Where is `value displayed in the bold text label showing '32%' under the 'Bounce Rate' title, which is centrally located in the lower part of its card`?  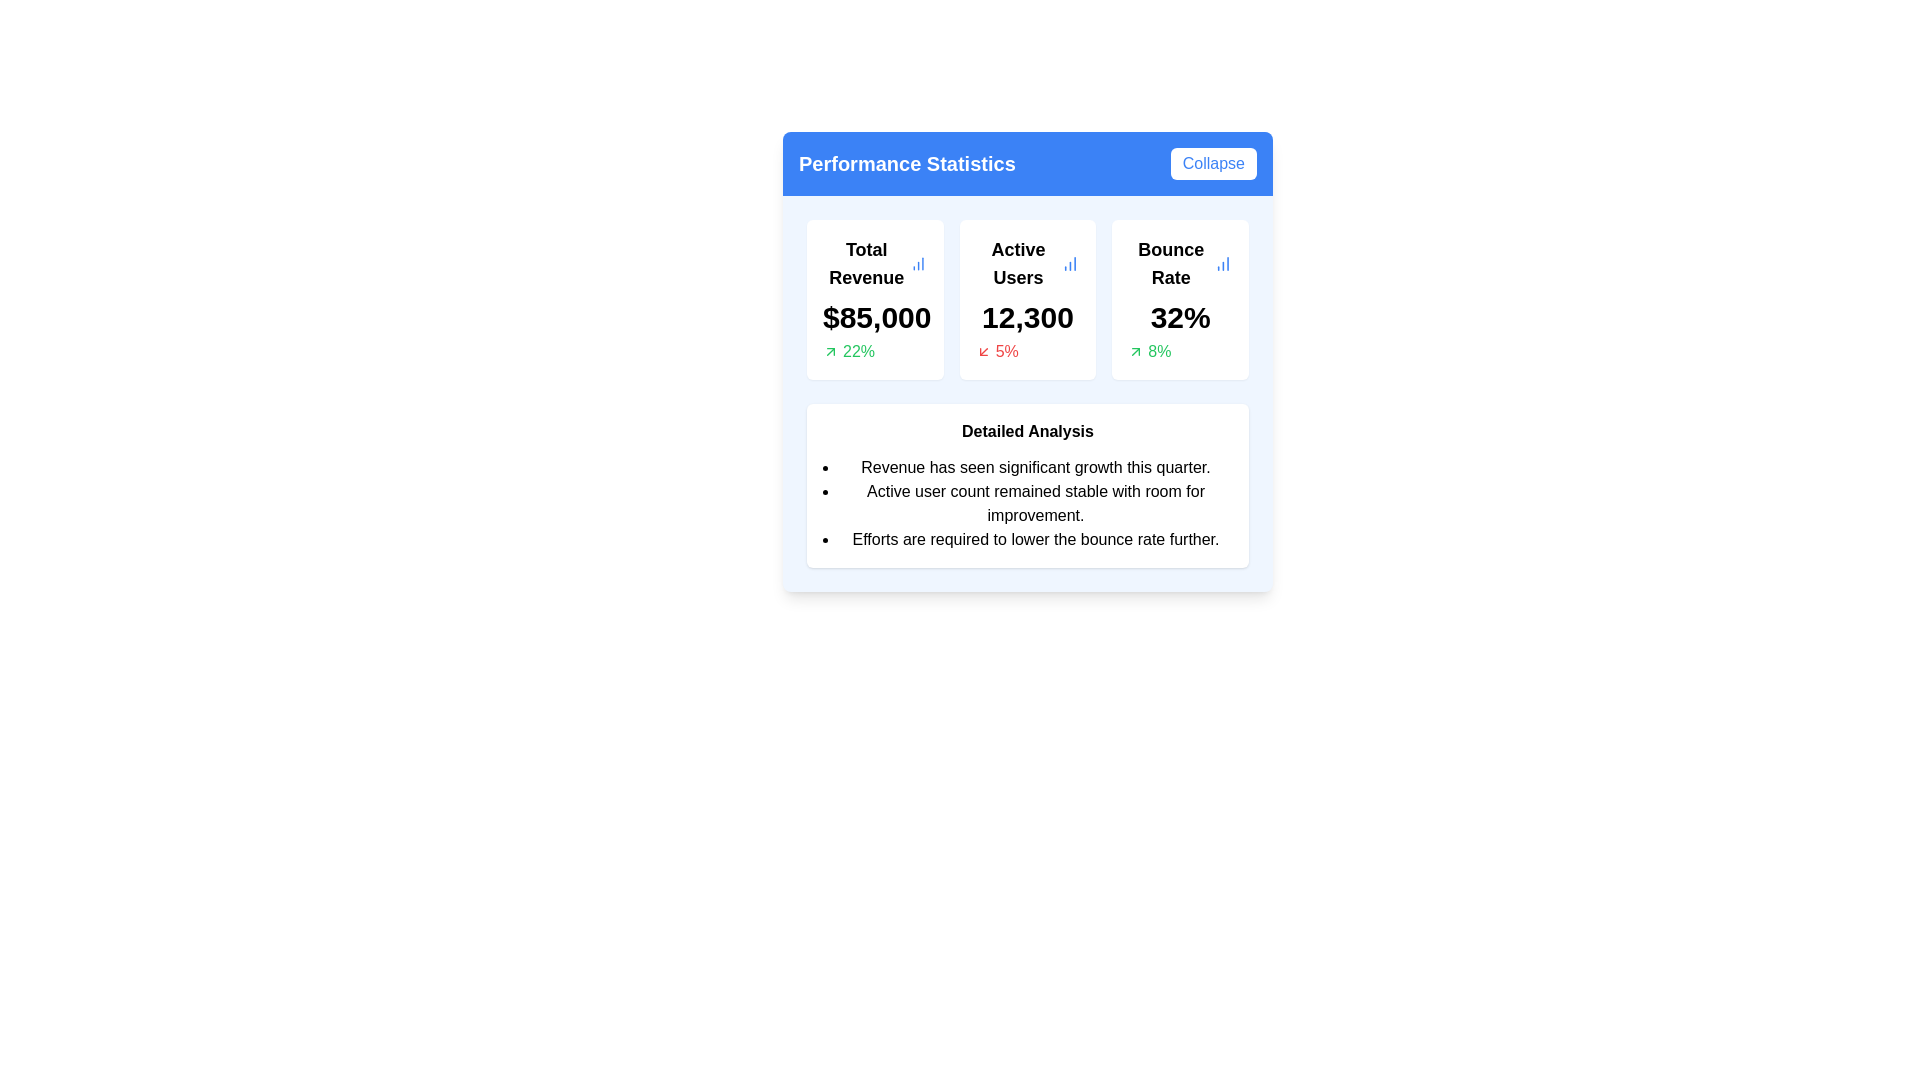
value displayed in the bold text label showing '32%' under the 'Bounce Rate' title, which is centrally located in the lower part of its card is located at coordinates (1180, 316).